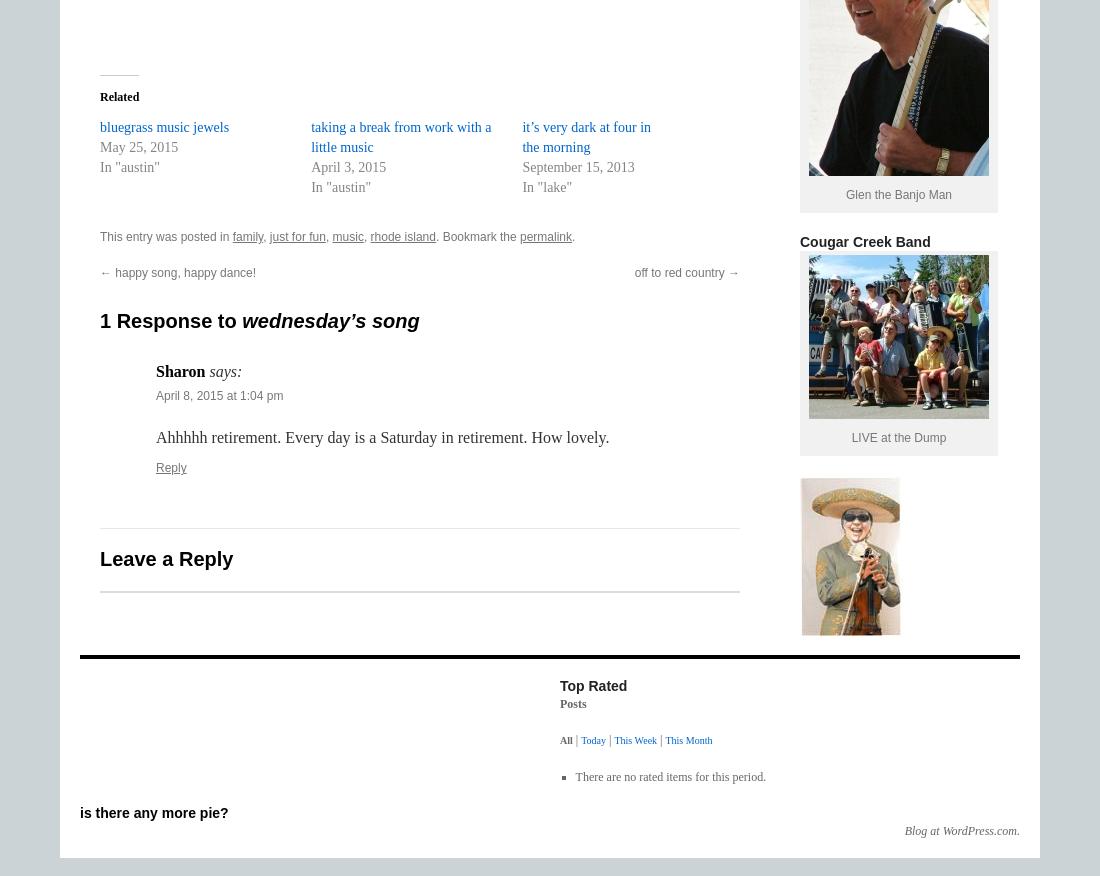 The width and height of the screenshot is (1100, 876). I want to click on 'happy song, happy dance!', so click(183, 271).